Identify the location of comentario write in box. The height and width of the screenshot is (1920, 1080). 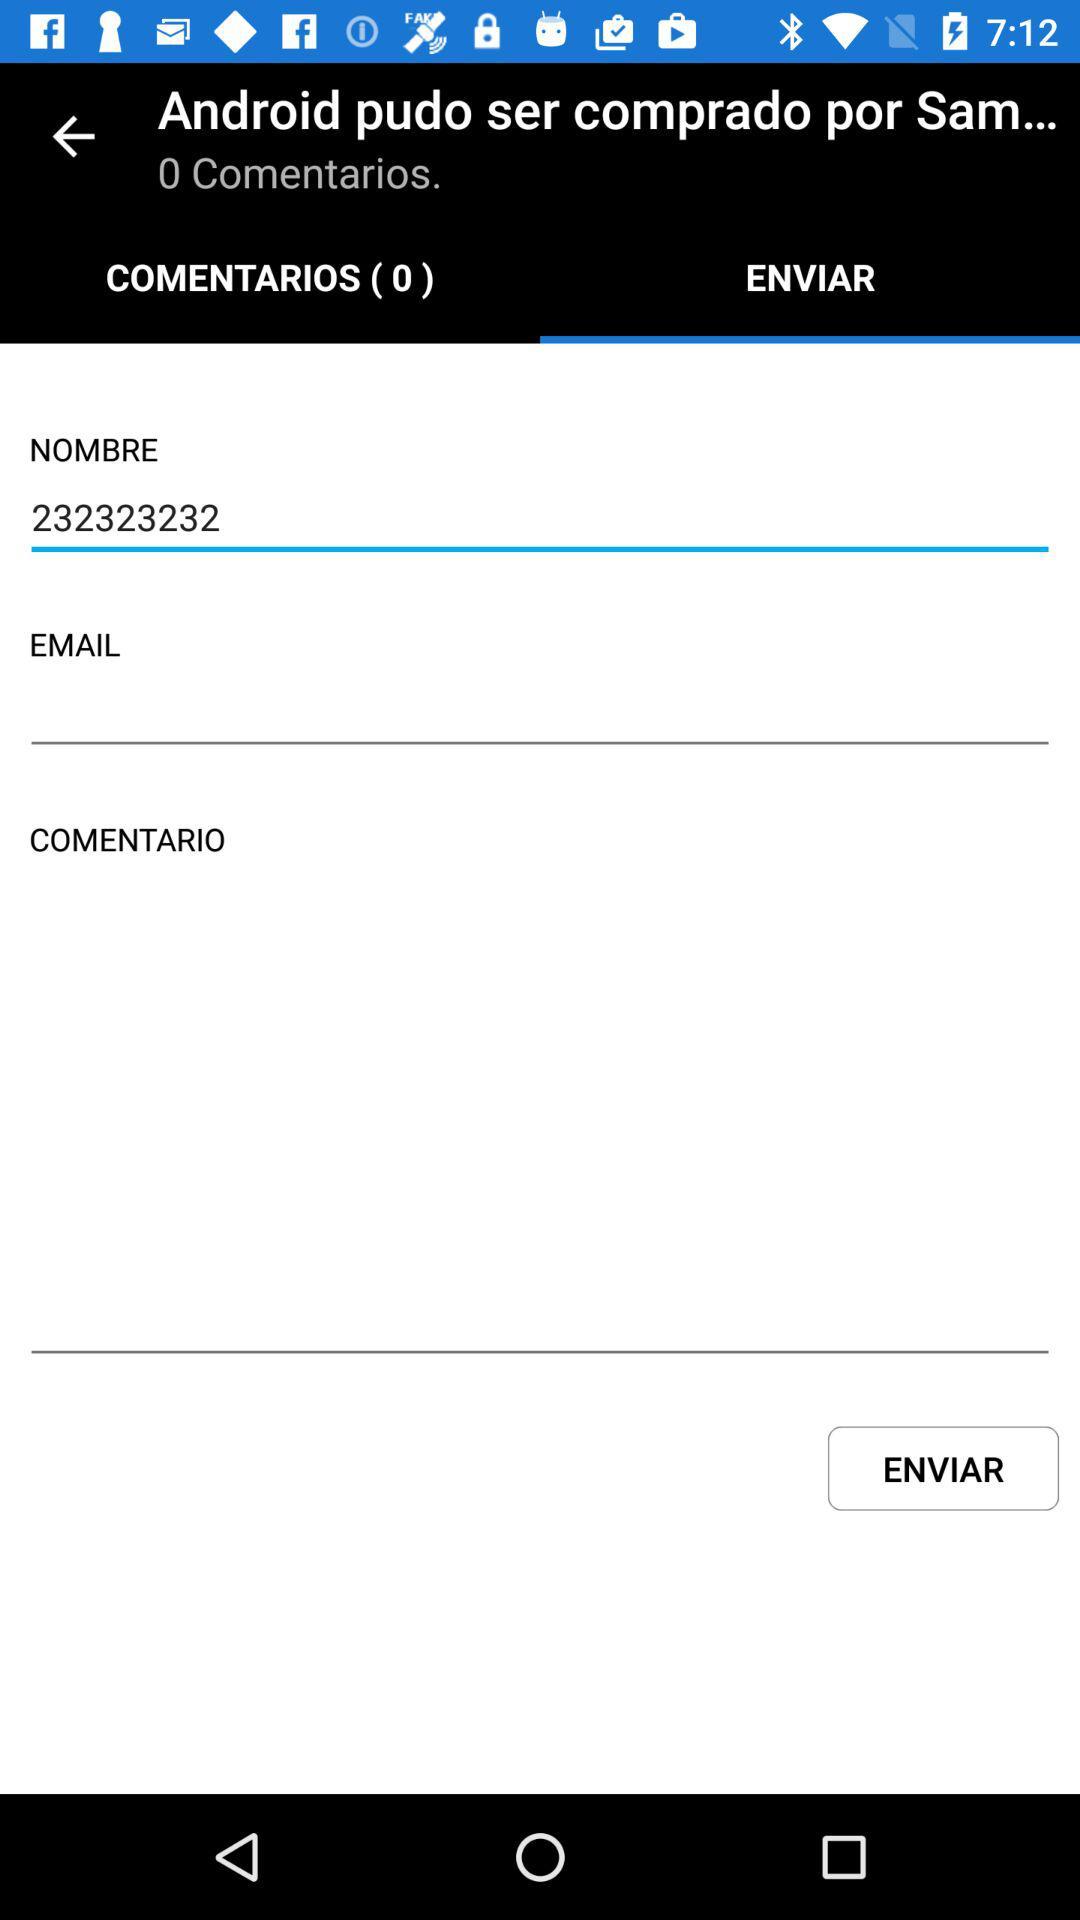
(540, 1137).